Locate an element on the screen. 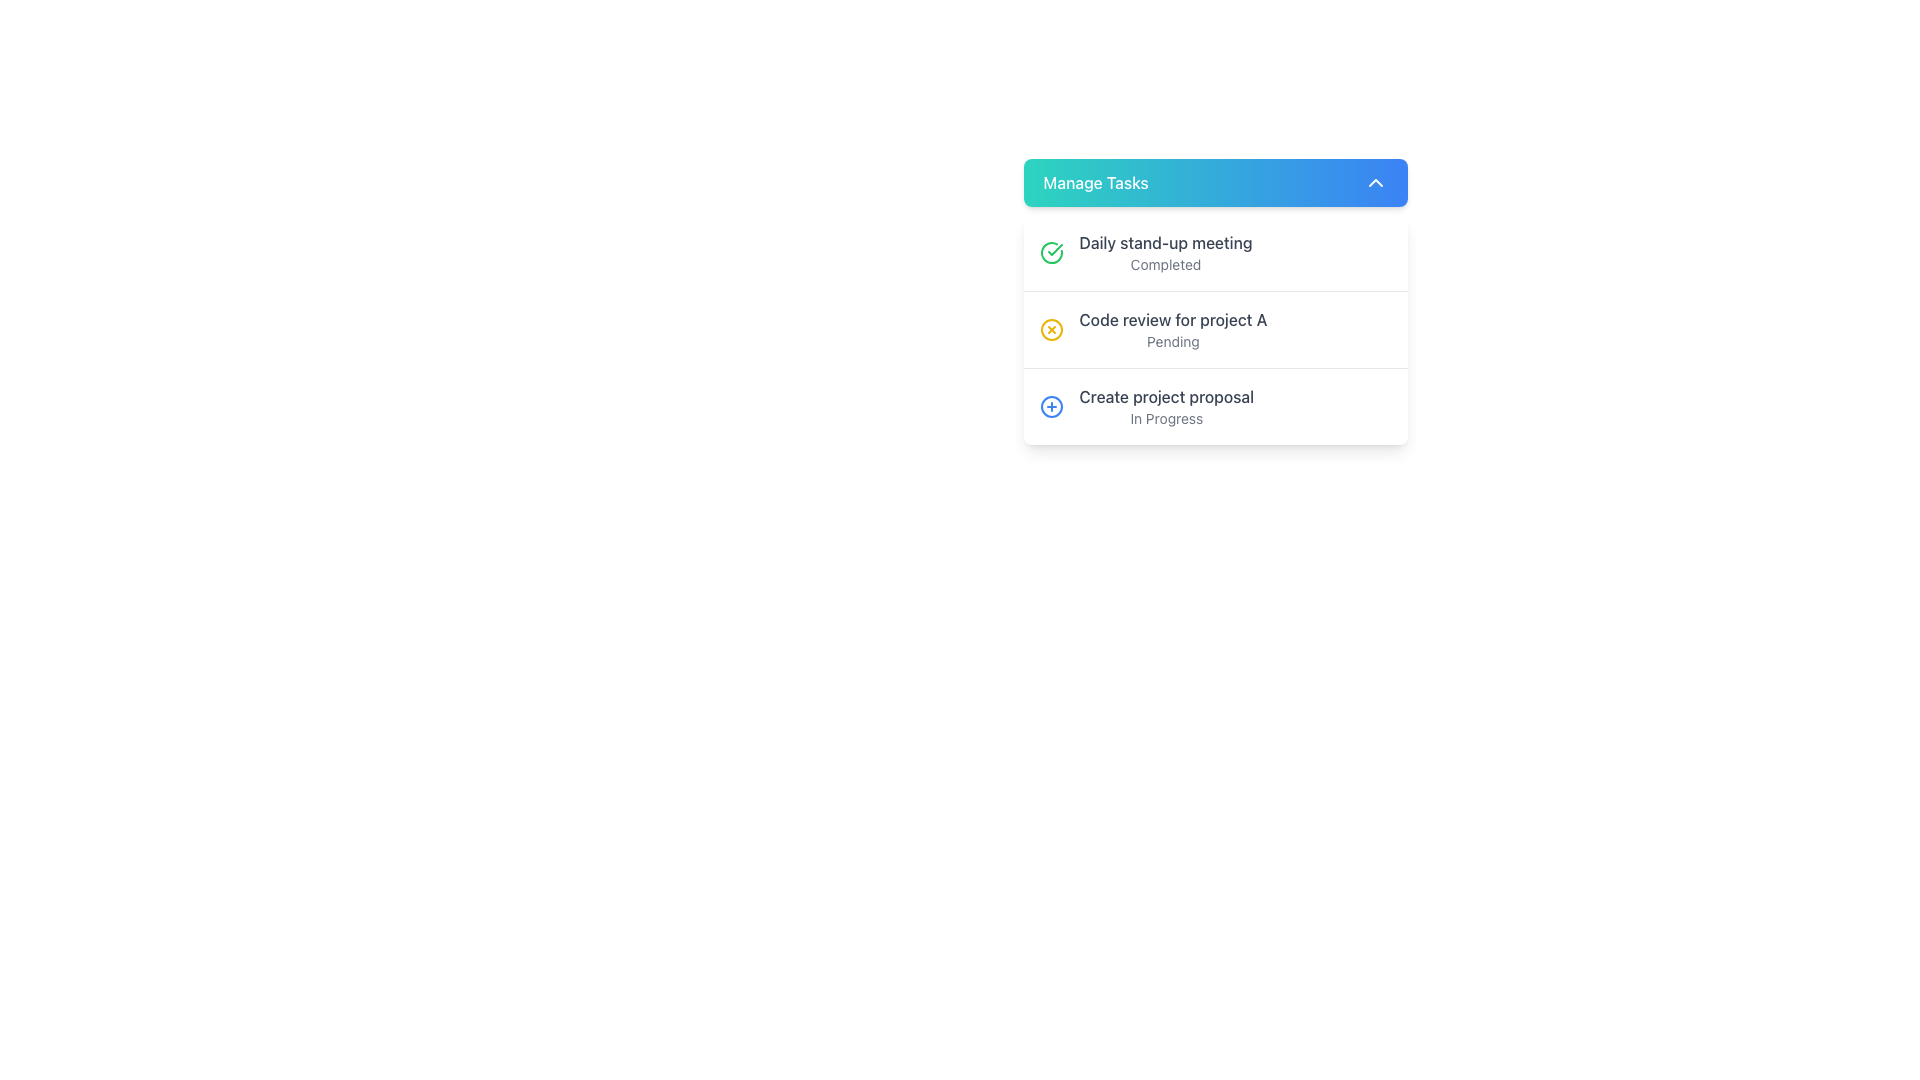  the descriptive title text label for a task located in the 'Manage Tasks' section, positioned above the status text 'In Progress' and next to the circular plus icon is located at coordinates (1166, 397).